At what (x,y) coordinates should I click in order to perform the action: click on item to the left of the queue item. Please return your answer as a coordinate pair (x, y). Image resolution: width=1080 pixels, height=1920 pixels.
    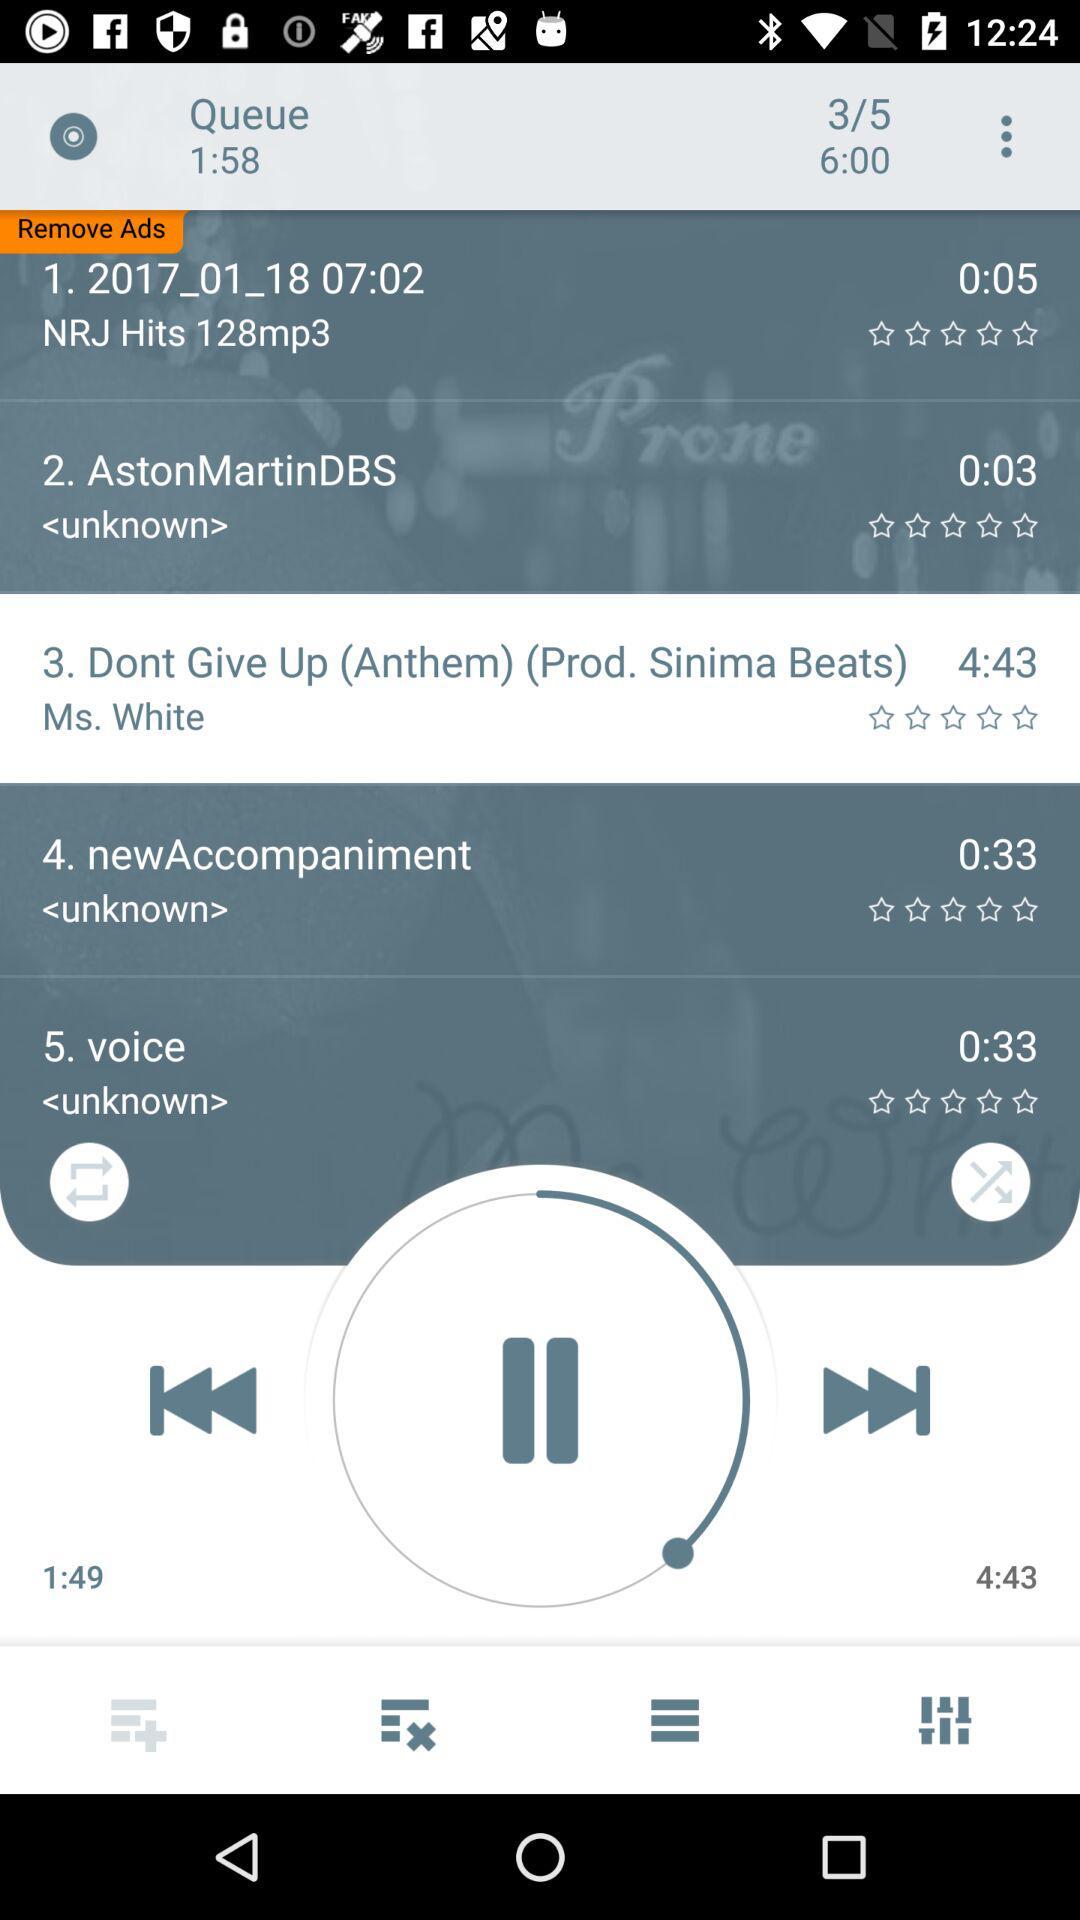
    Looking at the image, I should click on (72, 135).